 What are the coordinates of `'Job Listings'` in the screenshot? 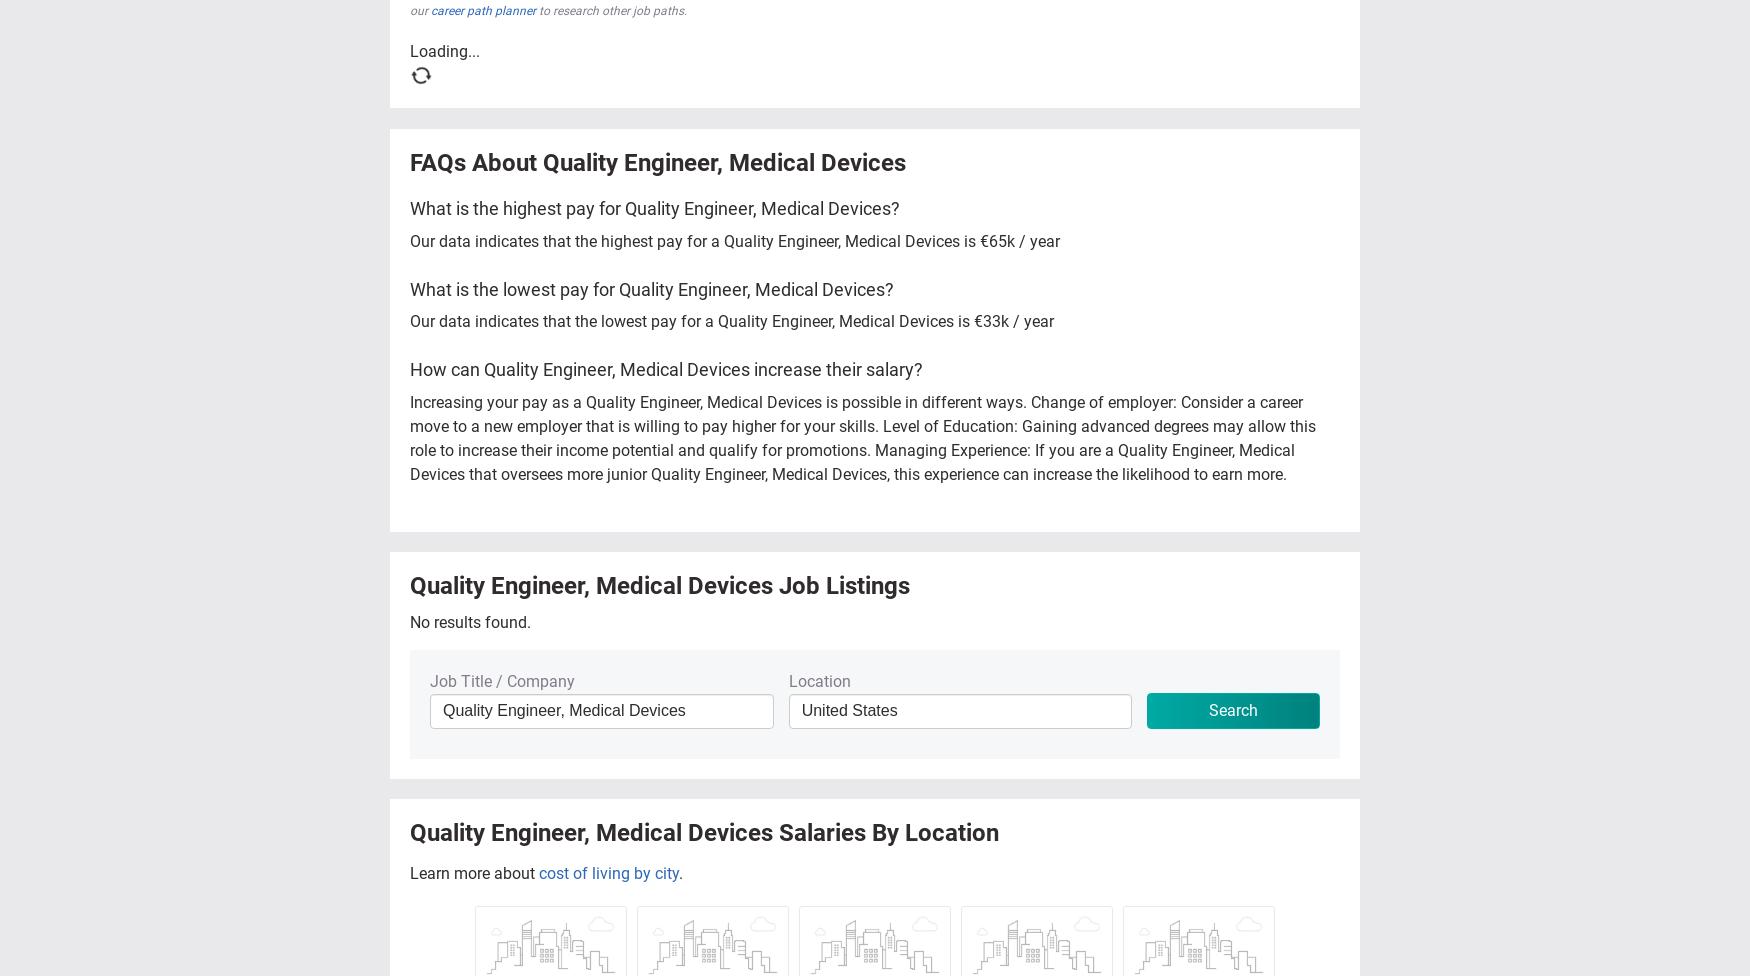 It's located at (841, 585).